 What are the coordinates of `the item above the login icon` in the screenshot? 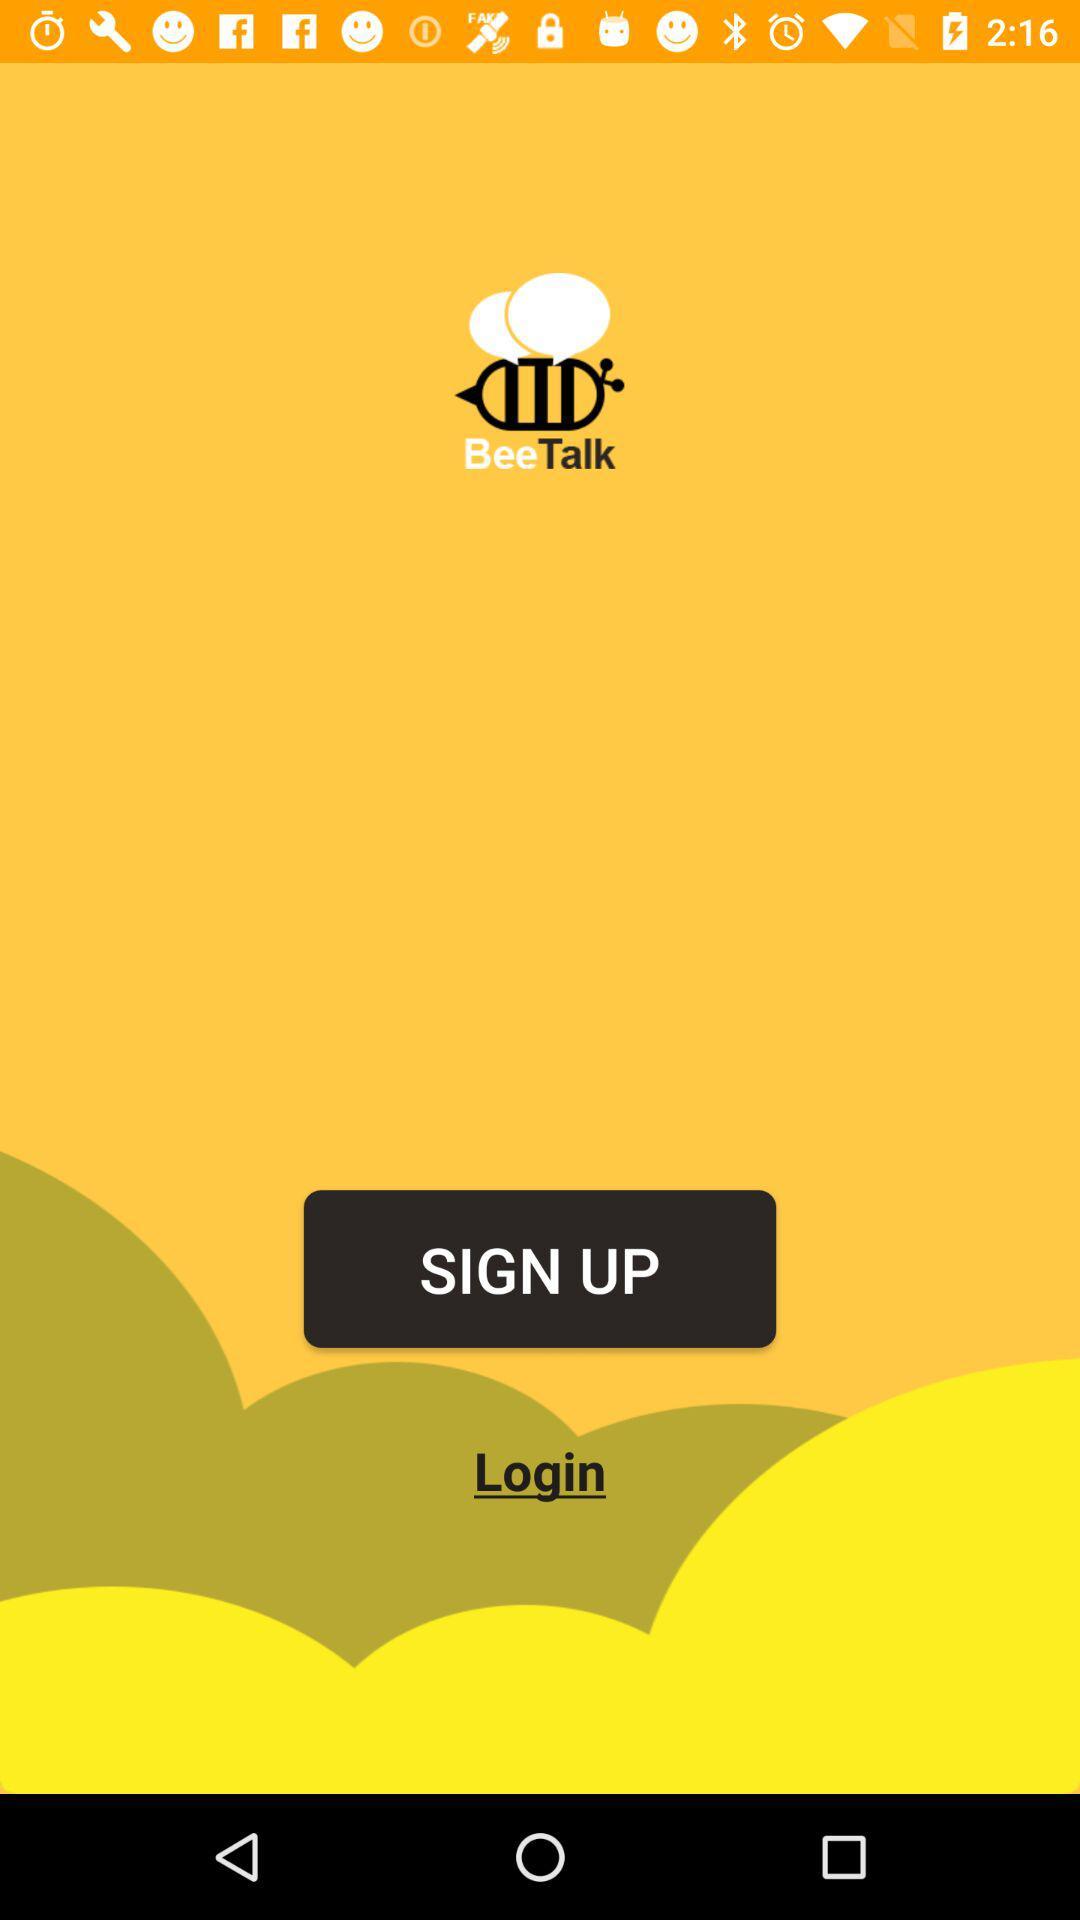 It's located at (540, 1267).